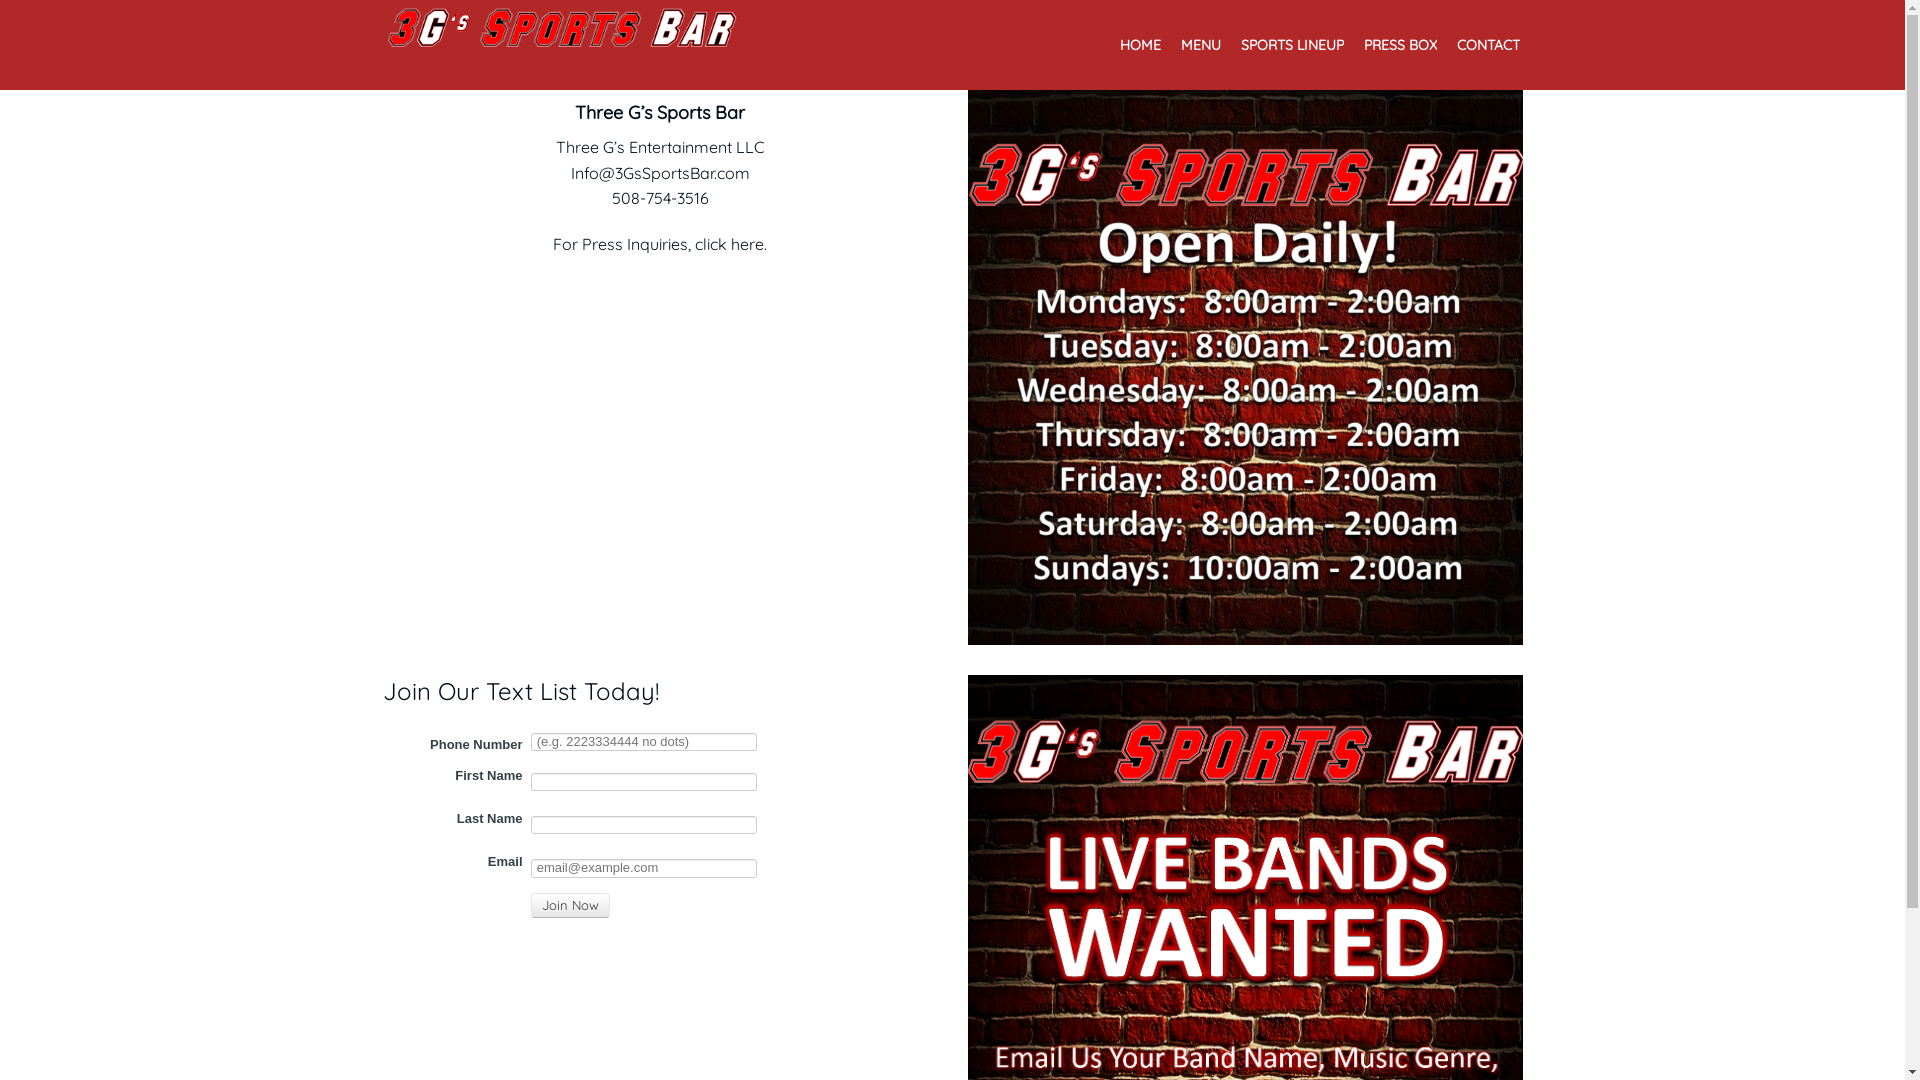  I want to click on 'HOME', so click(1140, 49).